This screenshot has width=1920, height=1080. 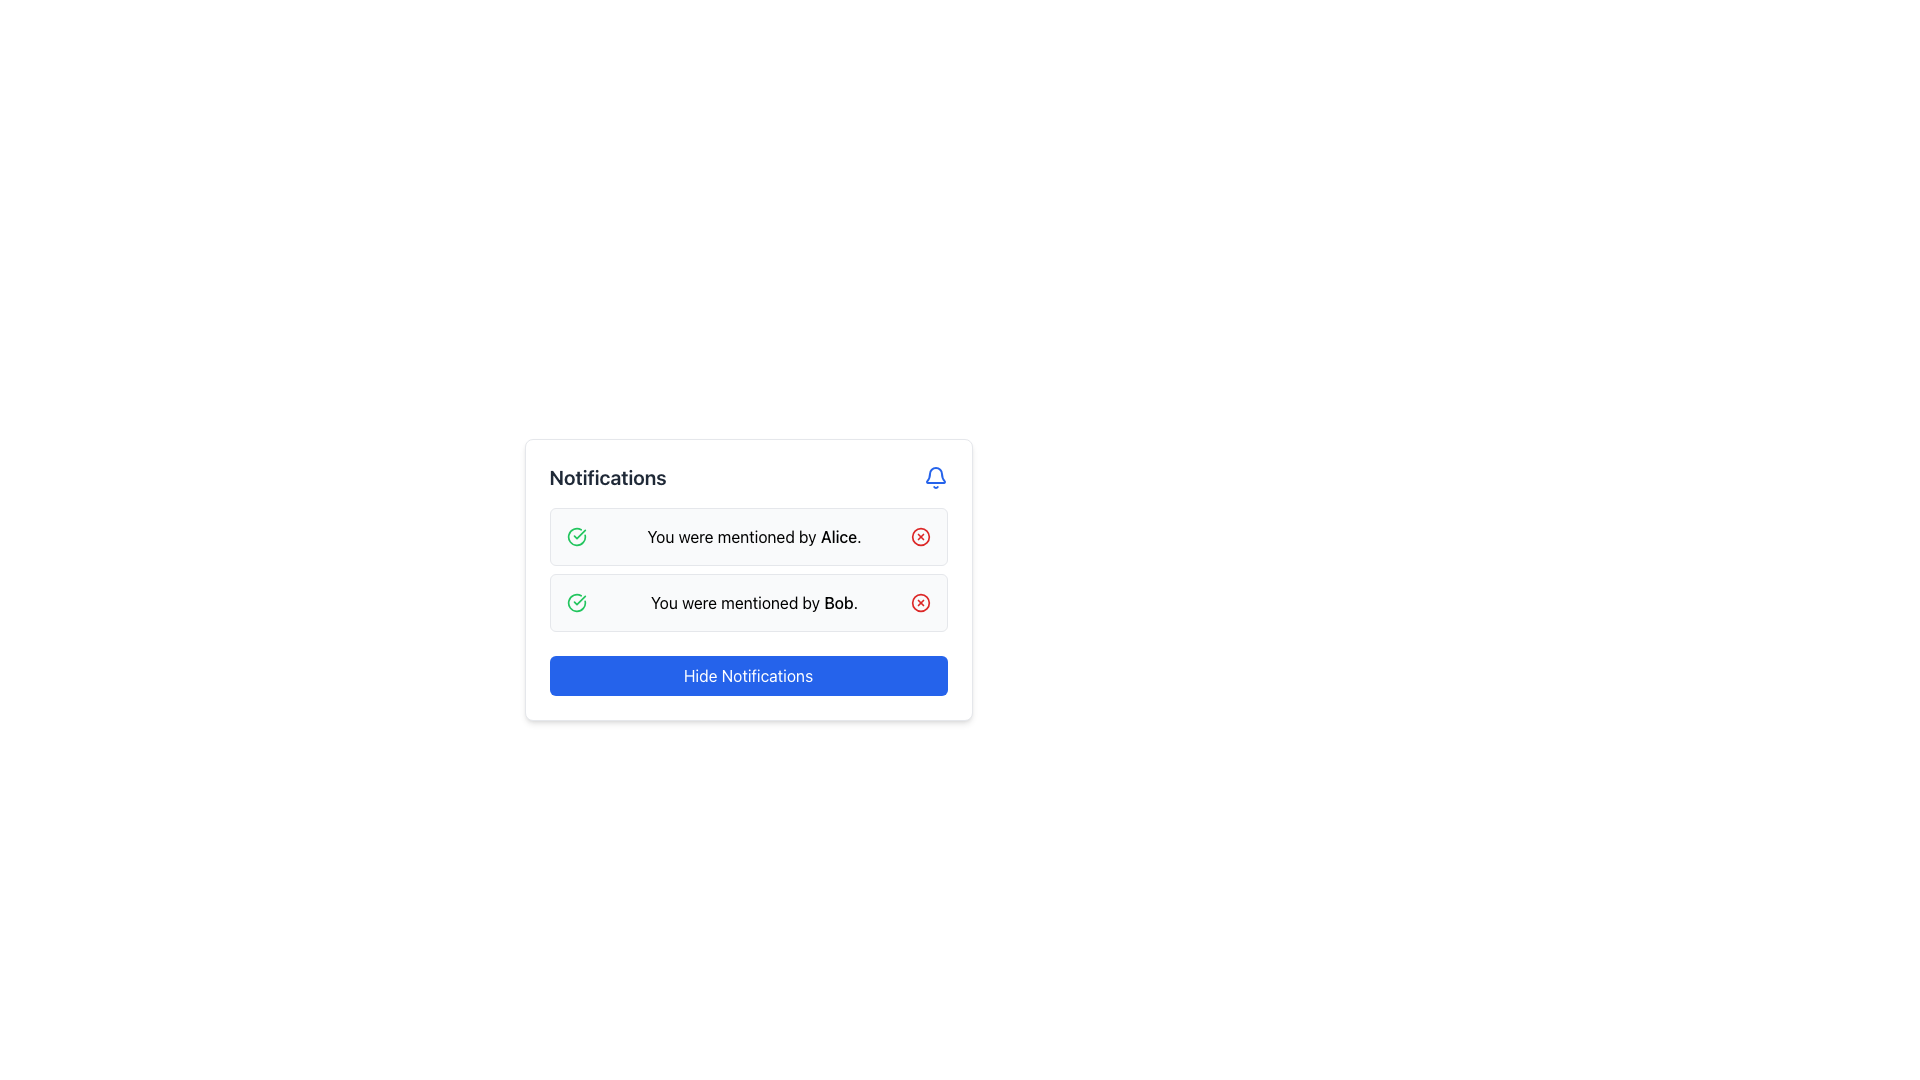 What do you see at coordinates (839, 601) in the screenshot?
I see `the text element that identifies the person who mentioned the user in the second notification block under the 'Notifications' heading` at bounding box center [839, 601].